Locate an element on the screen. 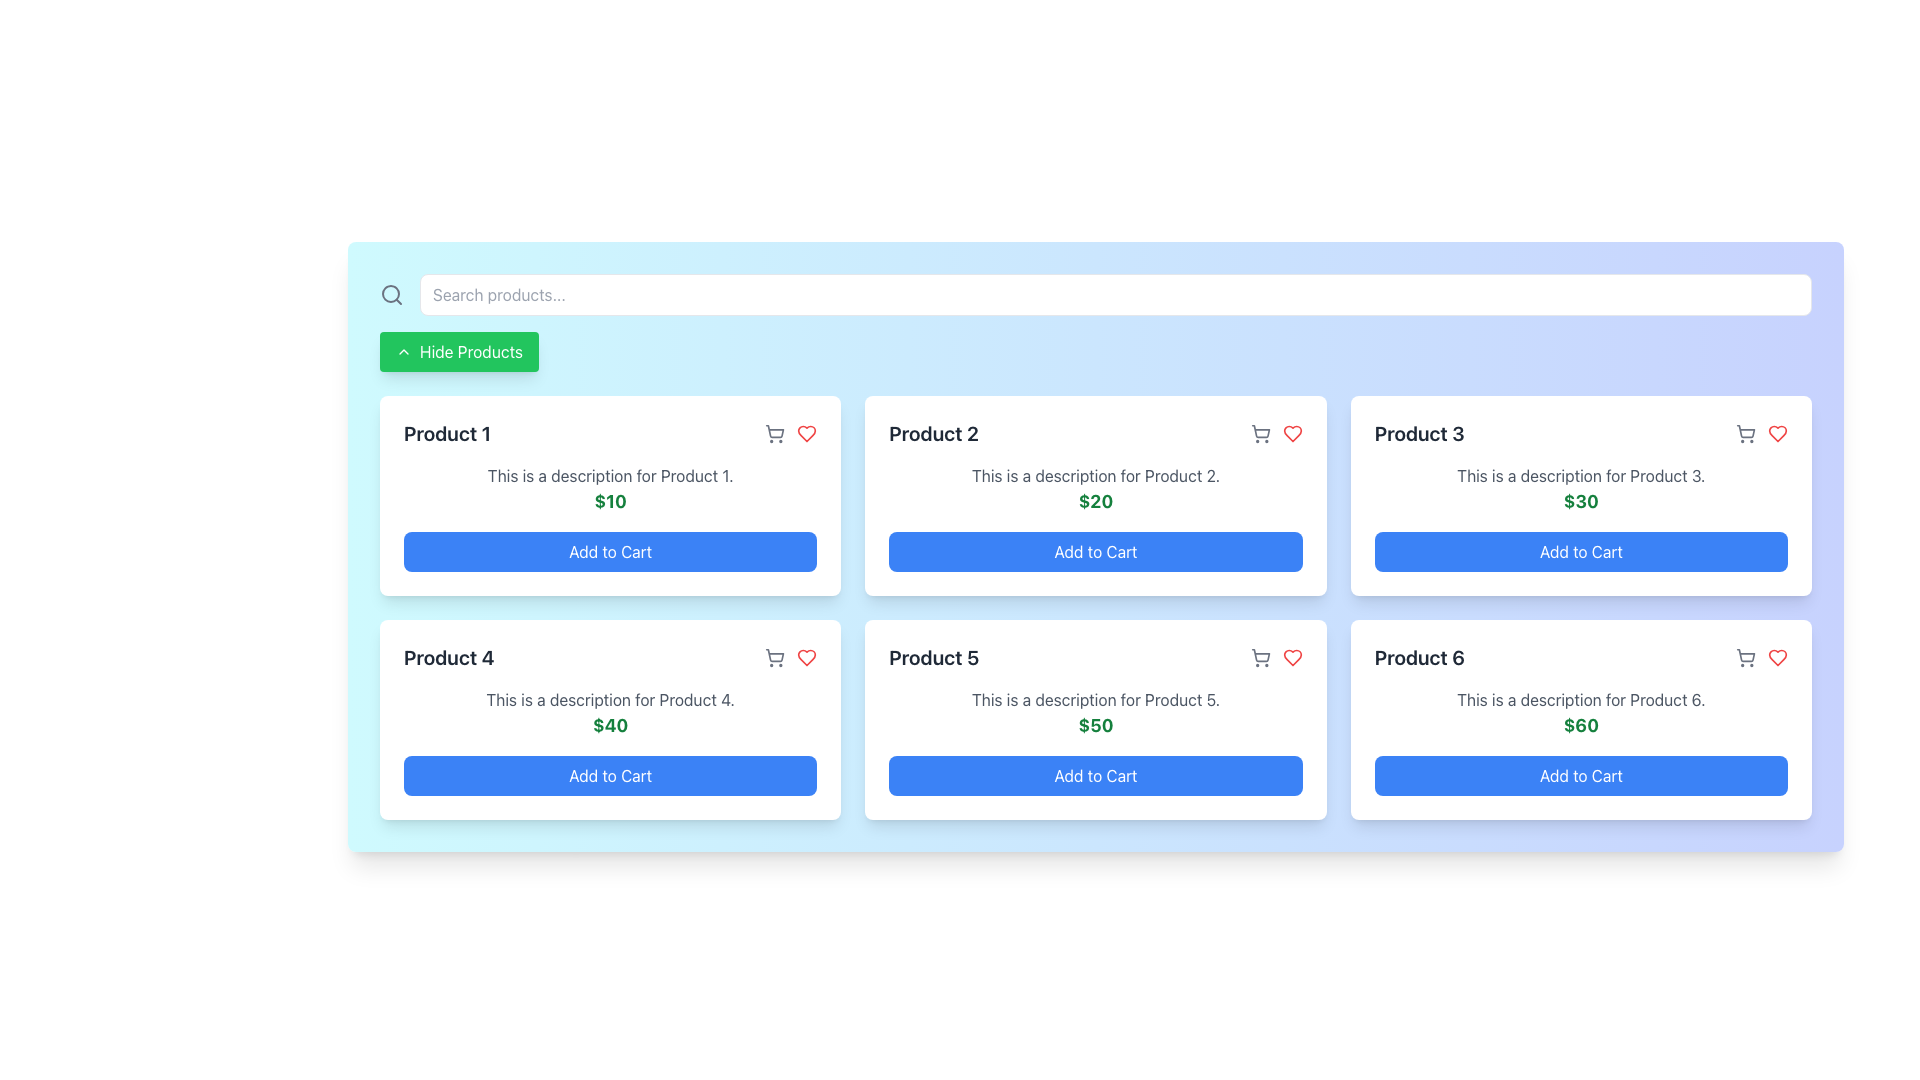 The height and width of the screenshot is (1080, 1920). the shopping cart icon, which is a gray cart outline with two circular wheels, positioned to the left of a heart icon in the top-right corner of a product card is located at coordinates (774, 433).